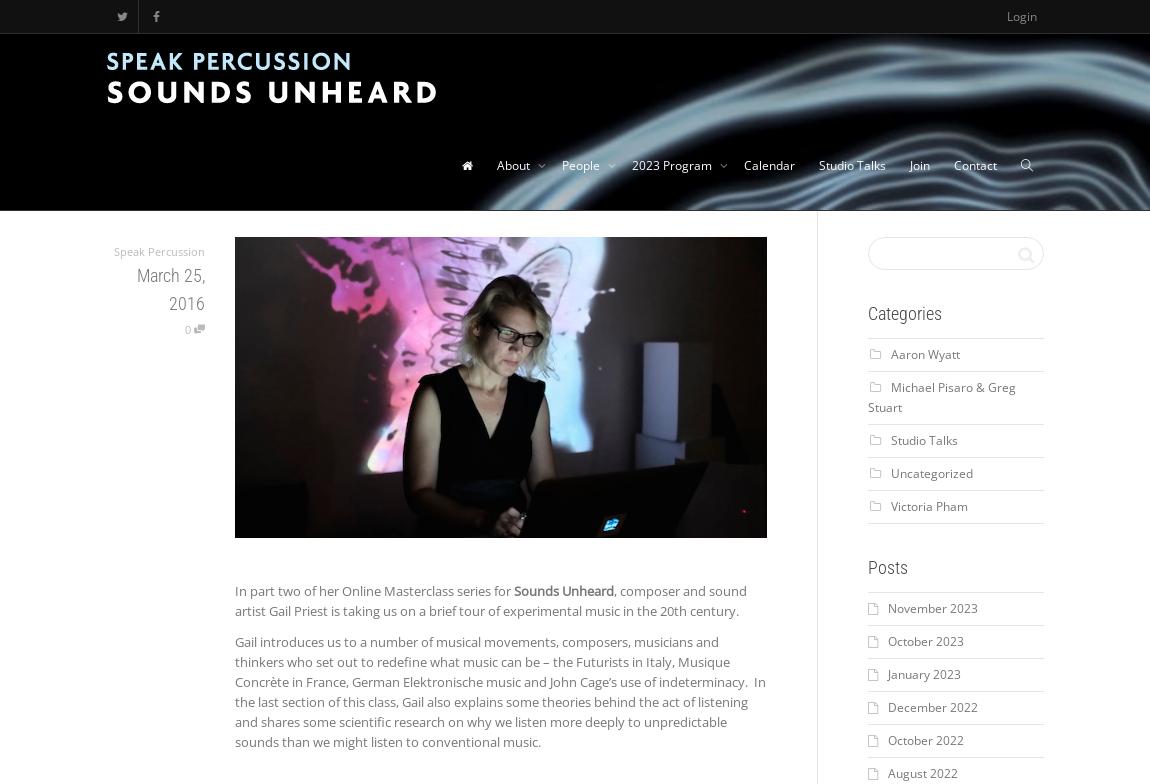 The width and height of the screenshot is (1150, 784). What do you see at coordinates (904, 313) in the screenshot?
I see `'Categories'` at bounding box center [904, 313].